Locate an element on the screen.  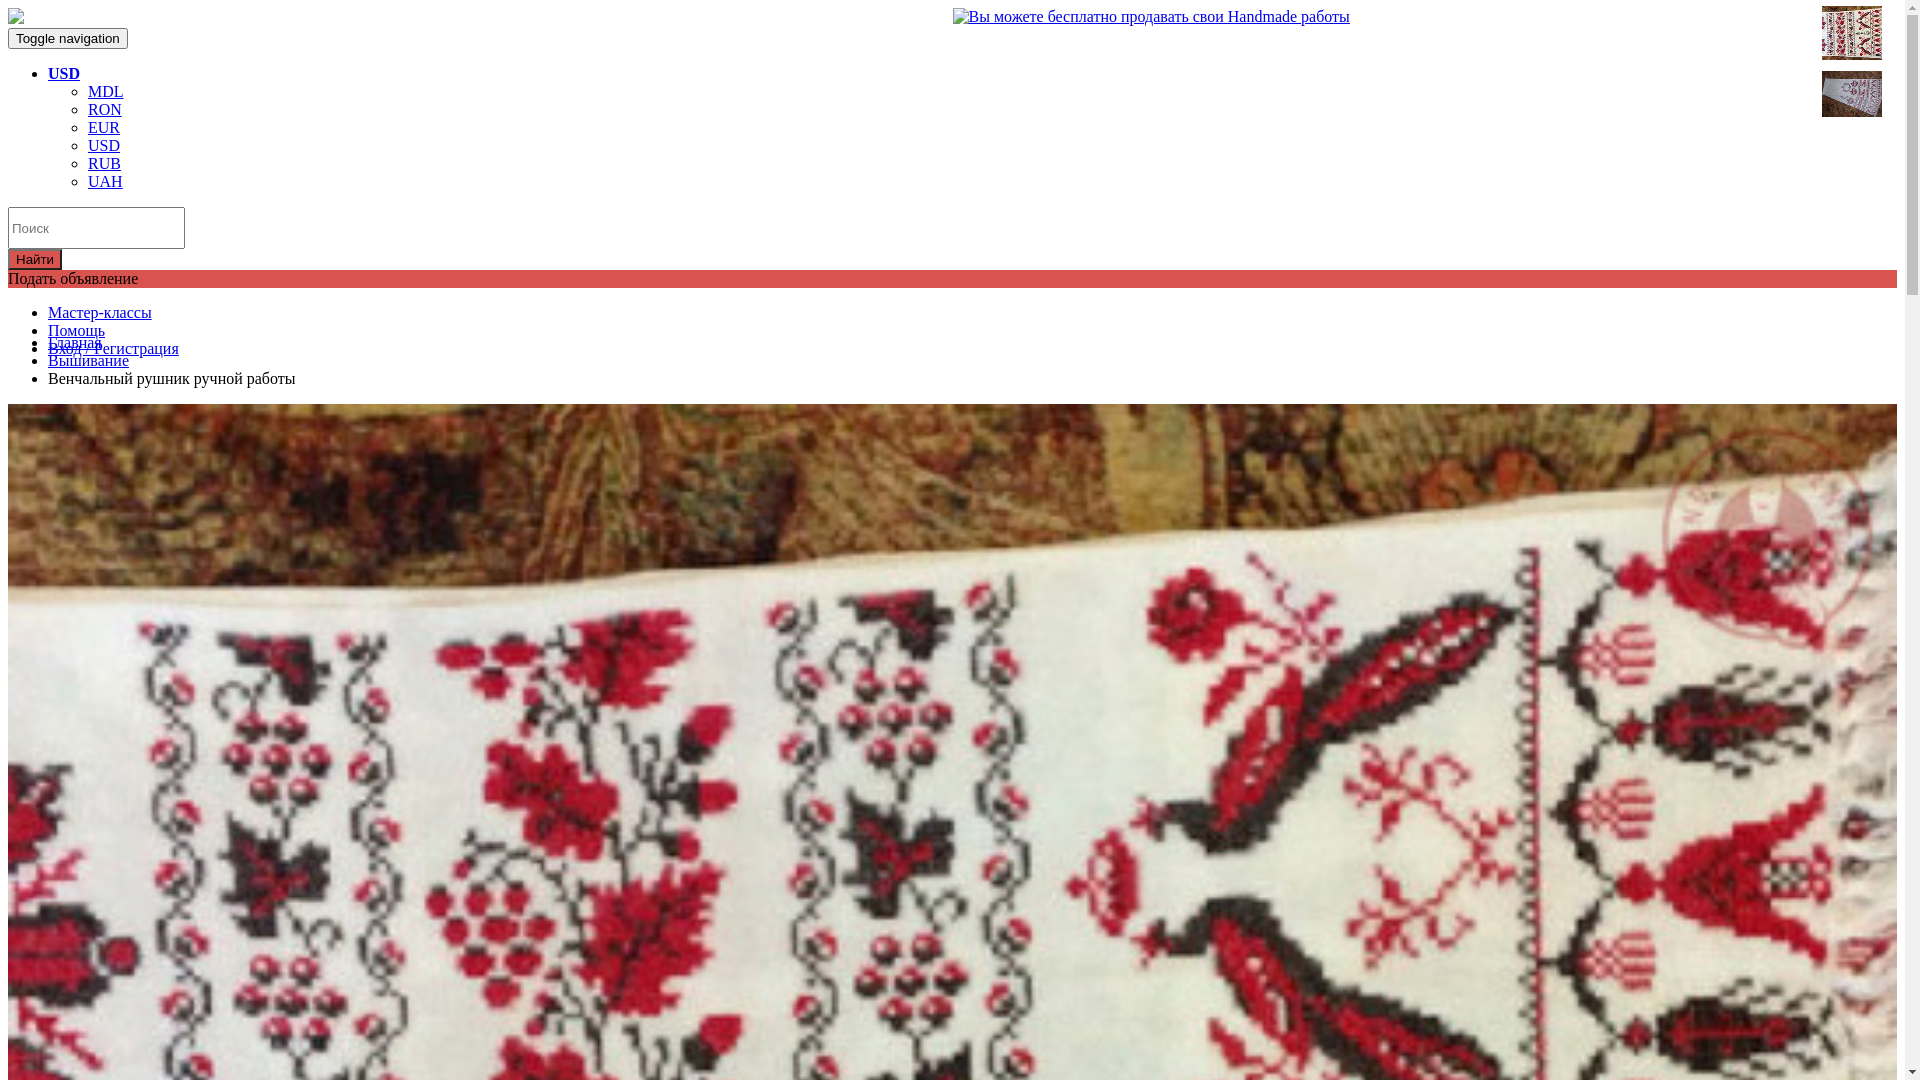
'RUB' is located at coordinates (103, 162).